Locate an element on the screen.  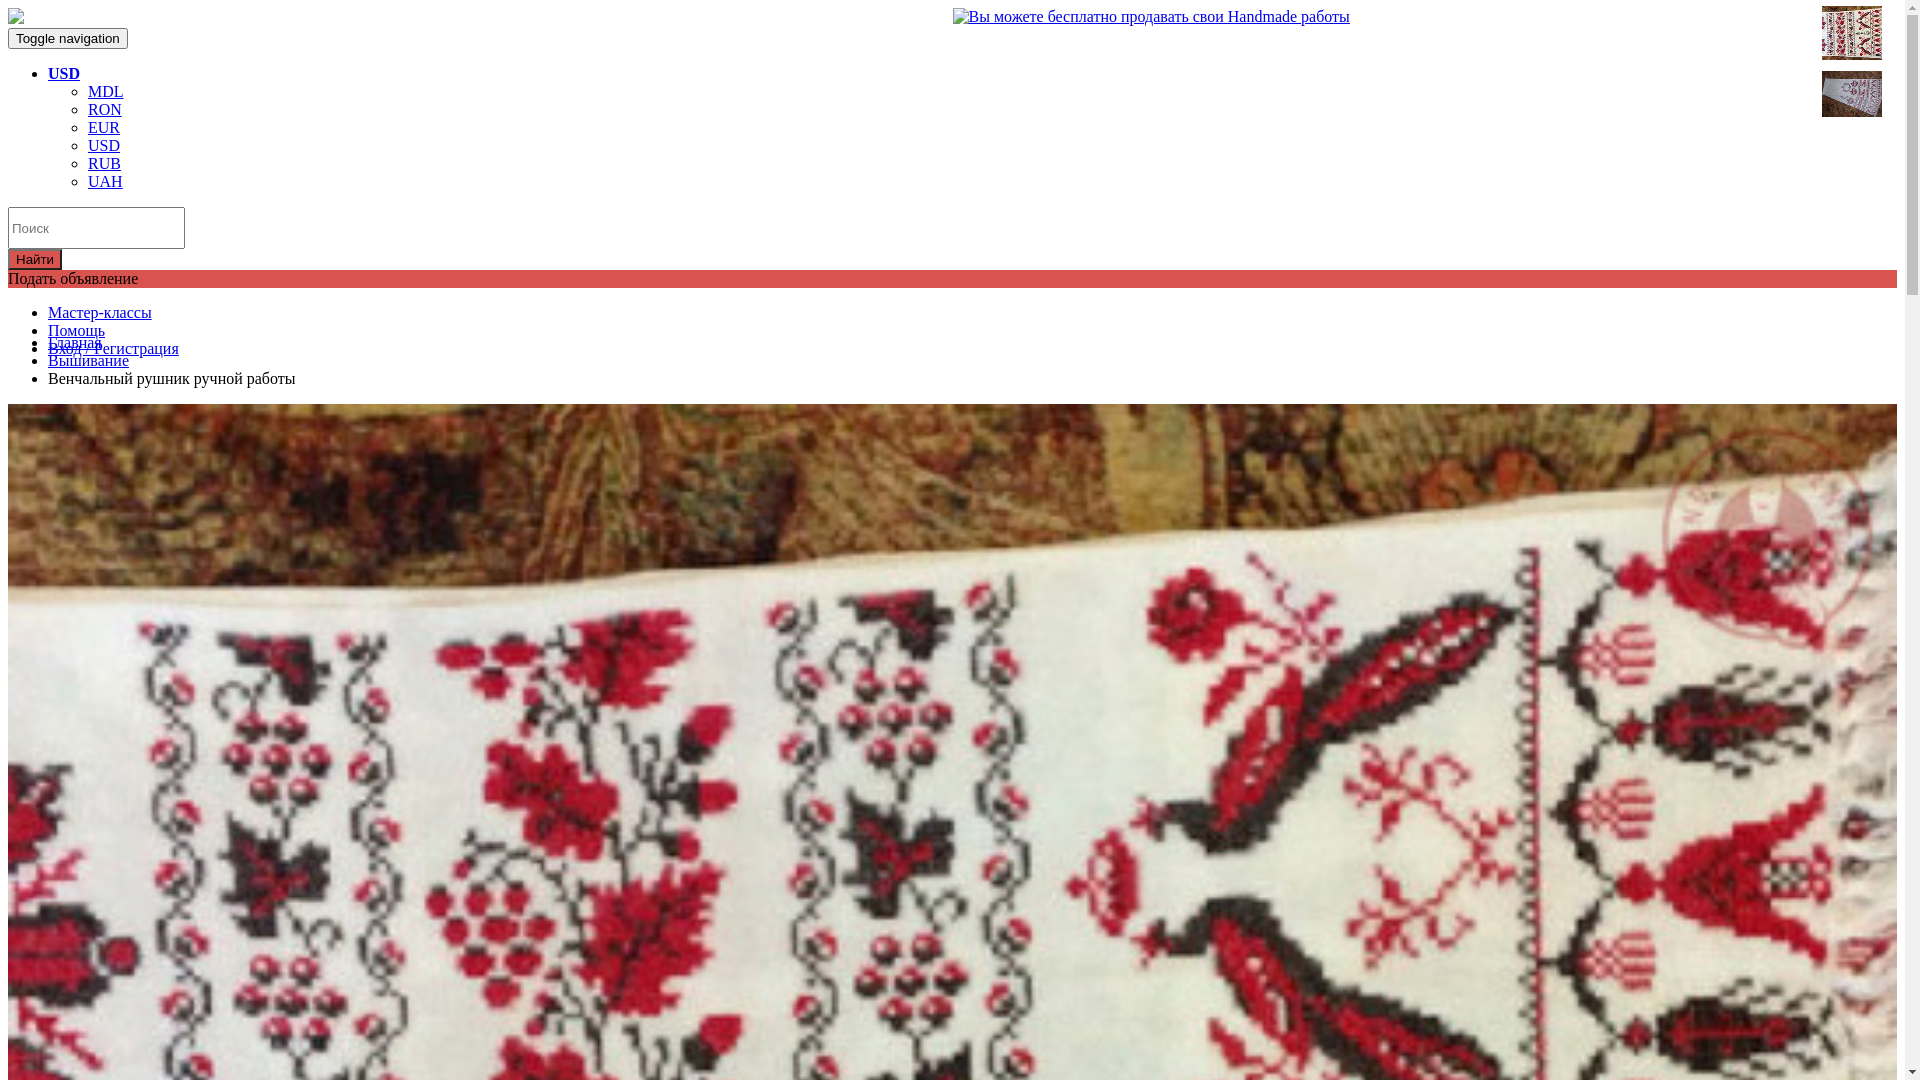
'RUB' is located at coordinates (103, 162).